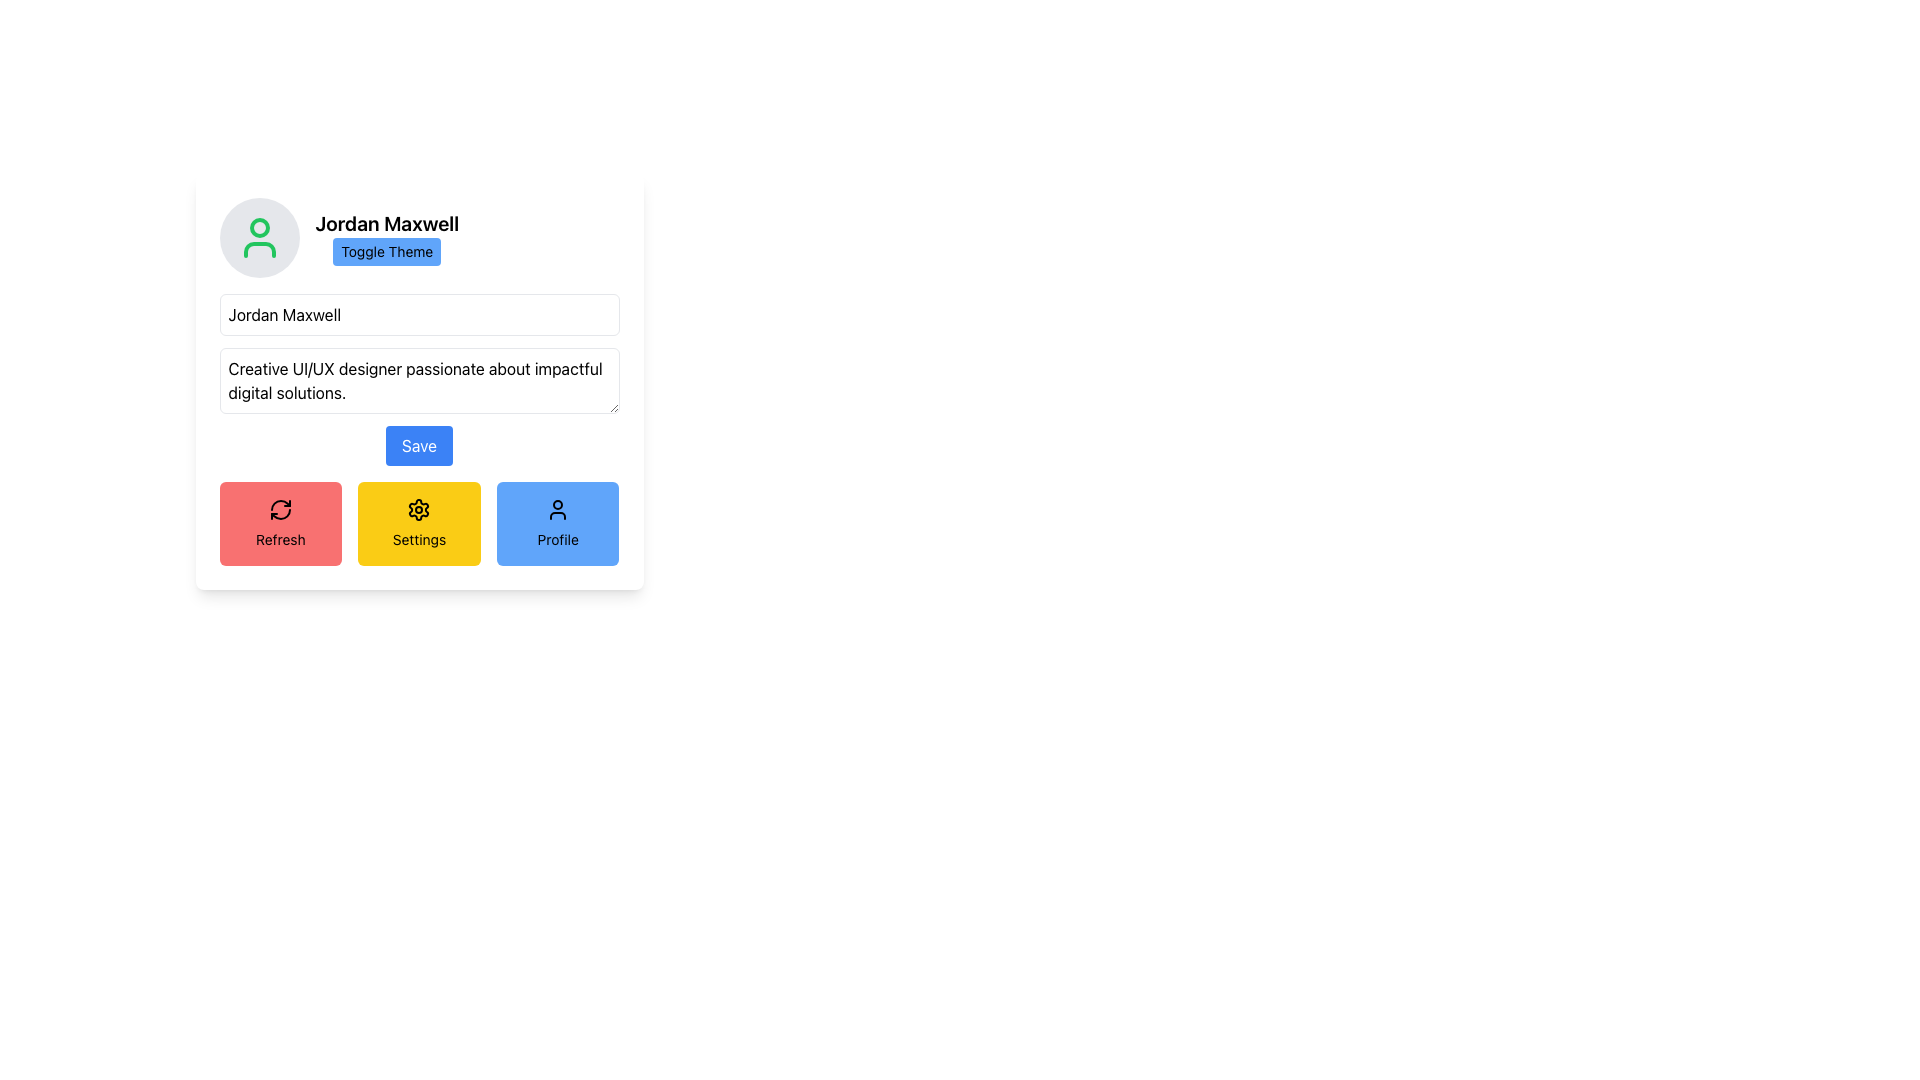  What do you see at coordinates (258, 237) in the screenshot?
I see `the profile picture placeholder icon located on the left side of the card at the top, adjacent to the text 'Jordan Maxwell' and the 'Toggle Theme' button` at bounding box center [258, 237].